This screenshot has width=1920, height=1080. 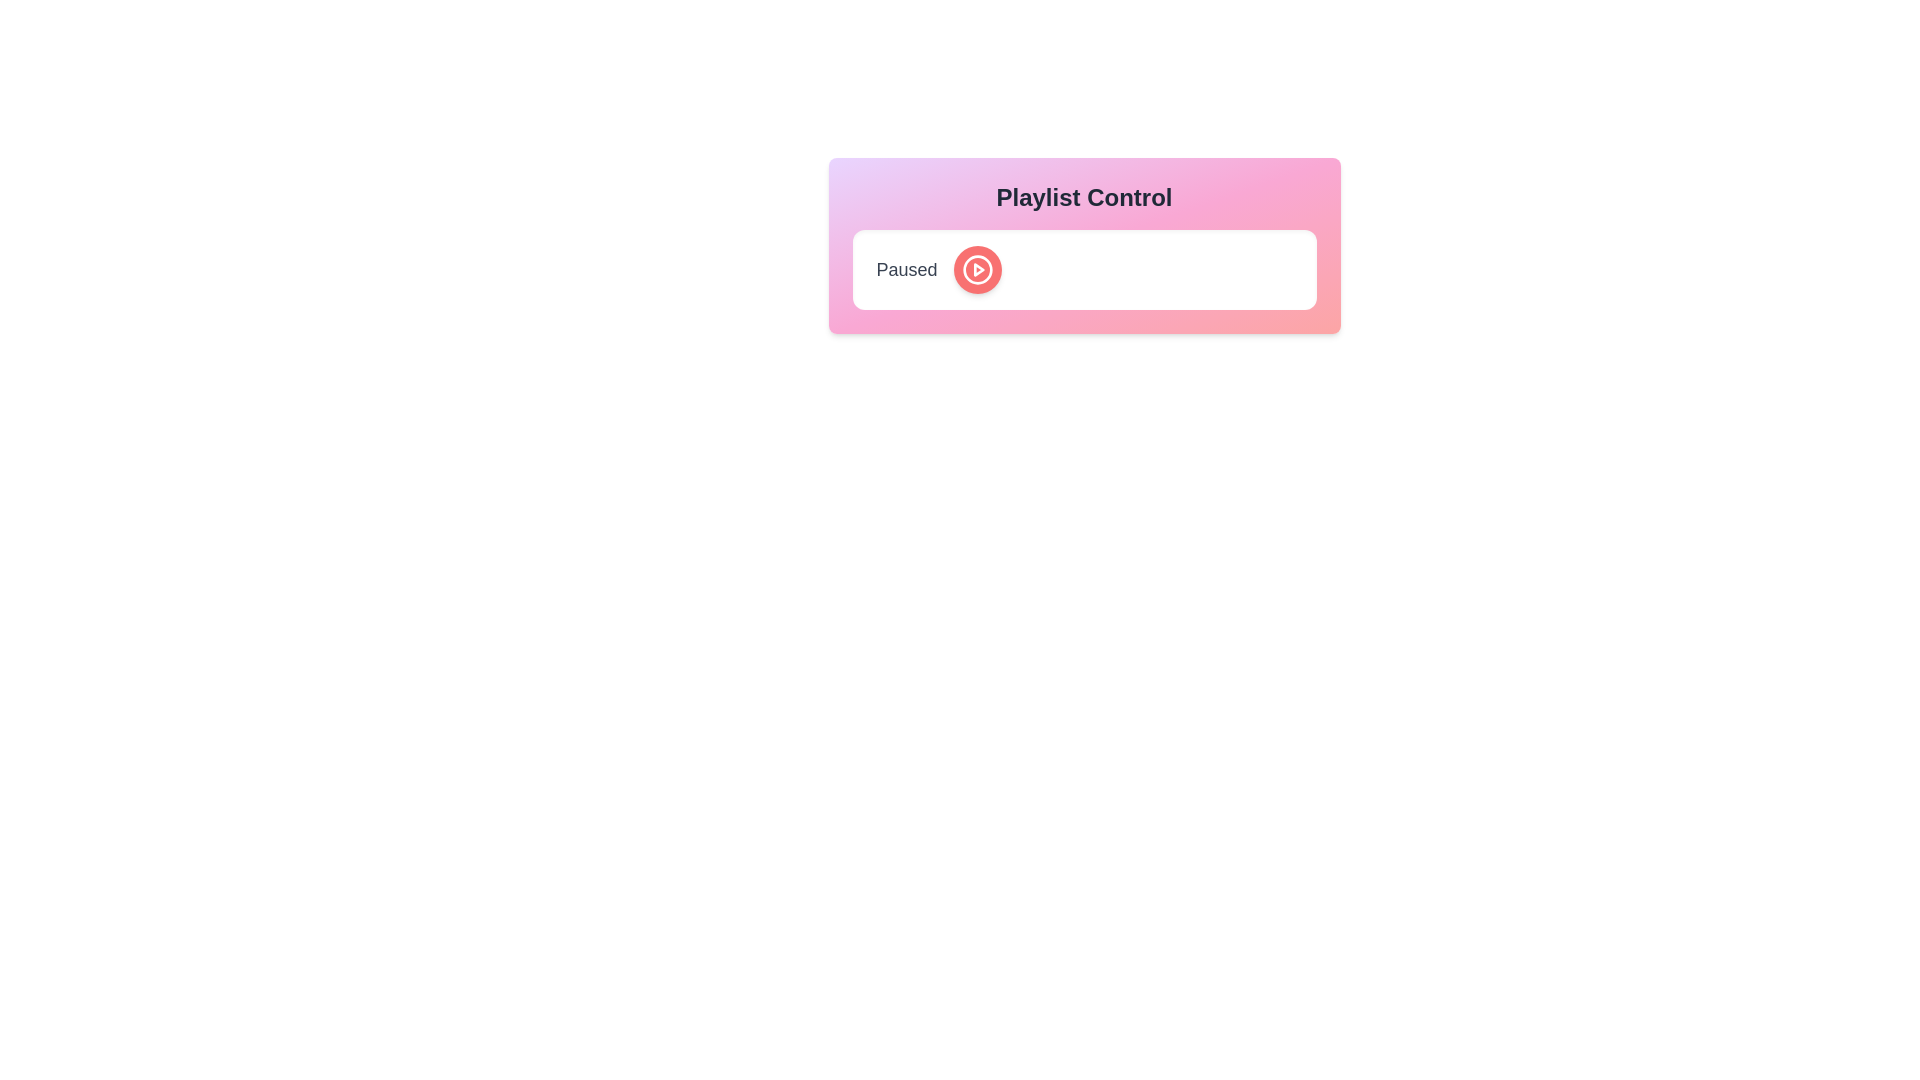 I want to click on the toggle button to switch between play and pause states, so click(x=977, y=270).